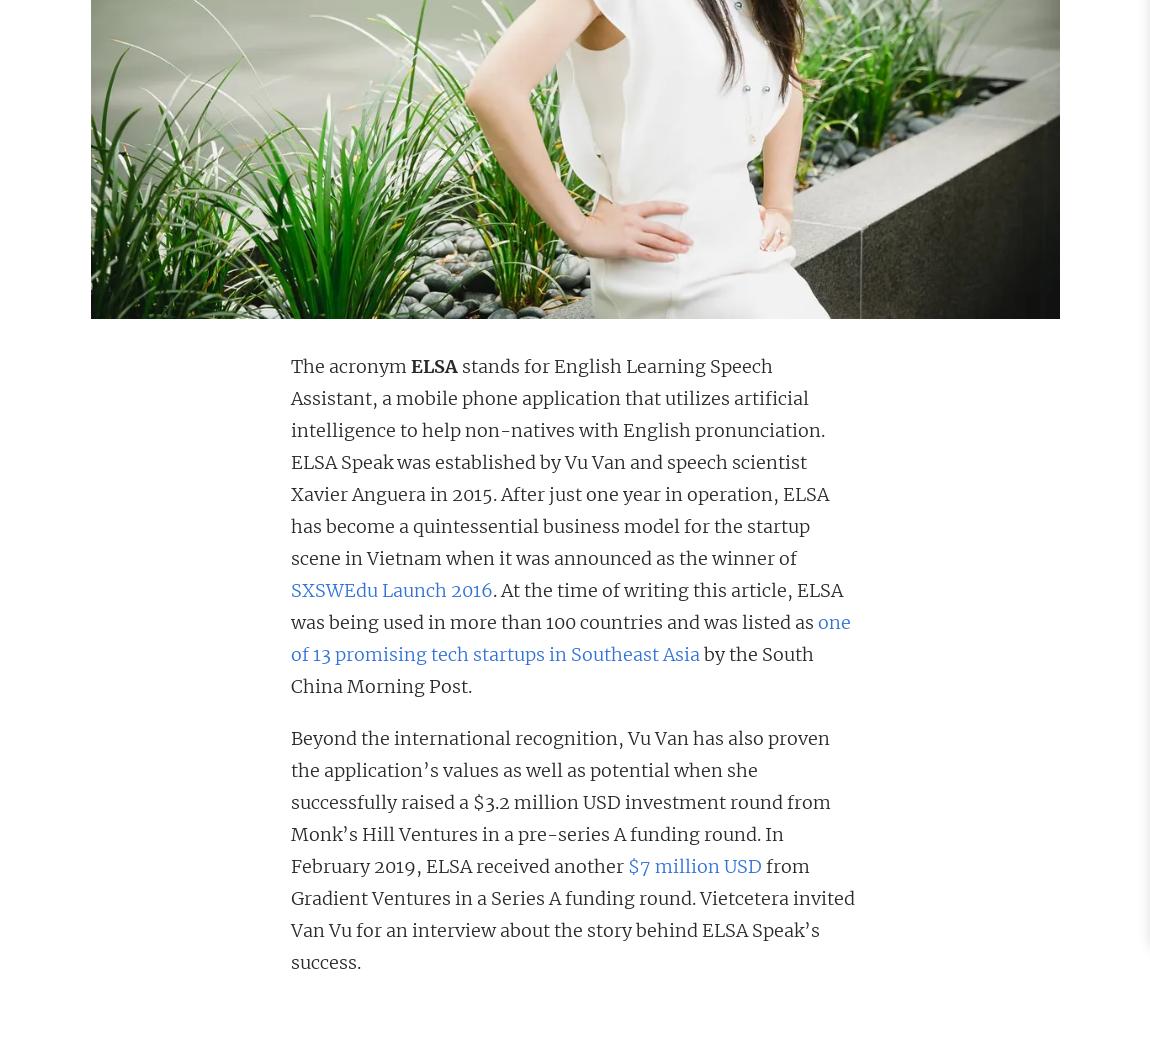  I want to click on '$7 million USD', so click(627, 866).